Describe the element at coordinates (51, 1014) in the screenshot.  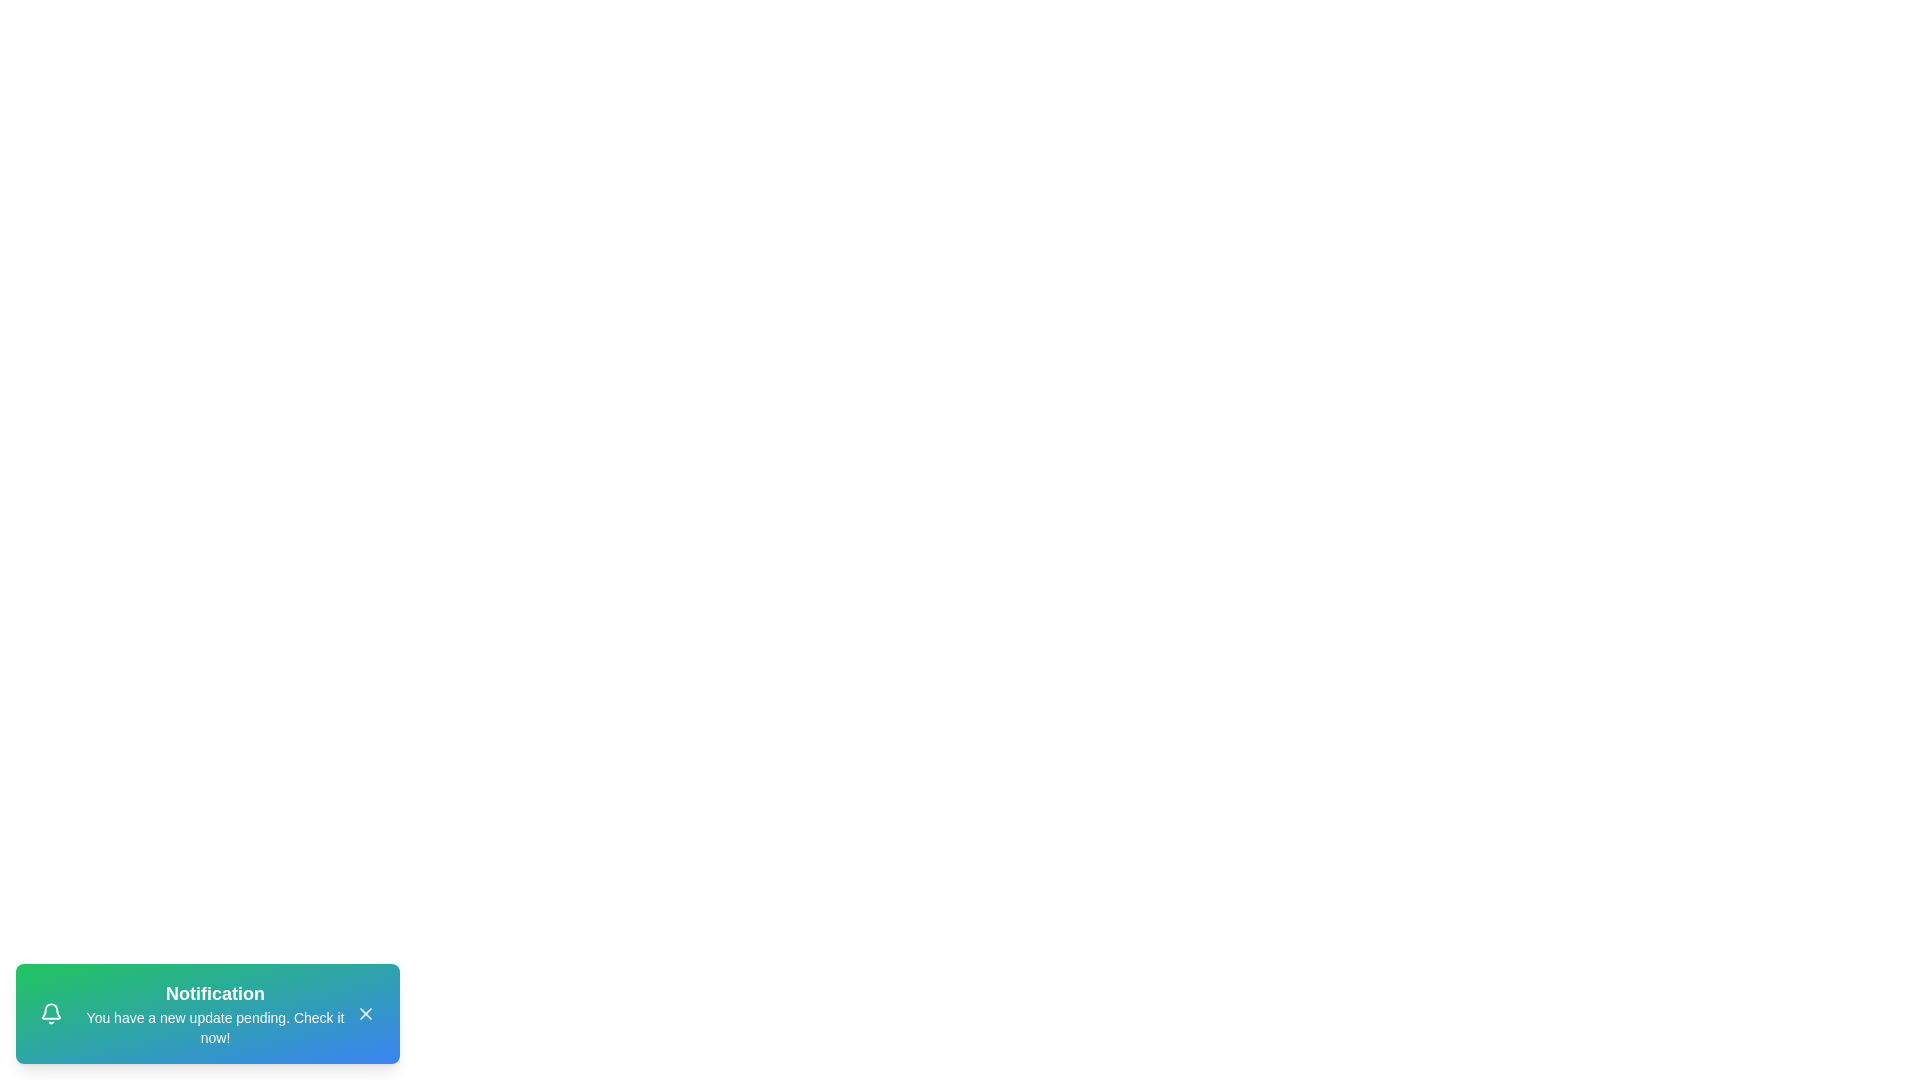
I see `the notification icon to observe its details` at that location.